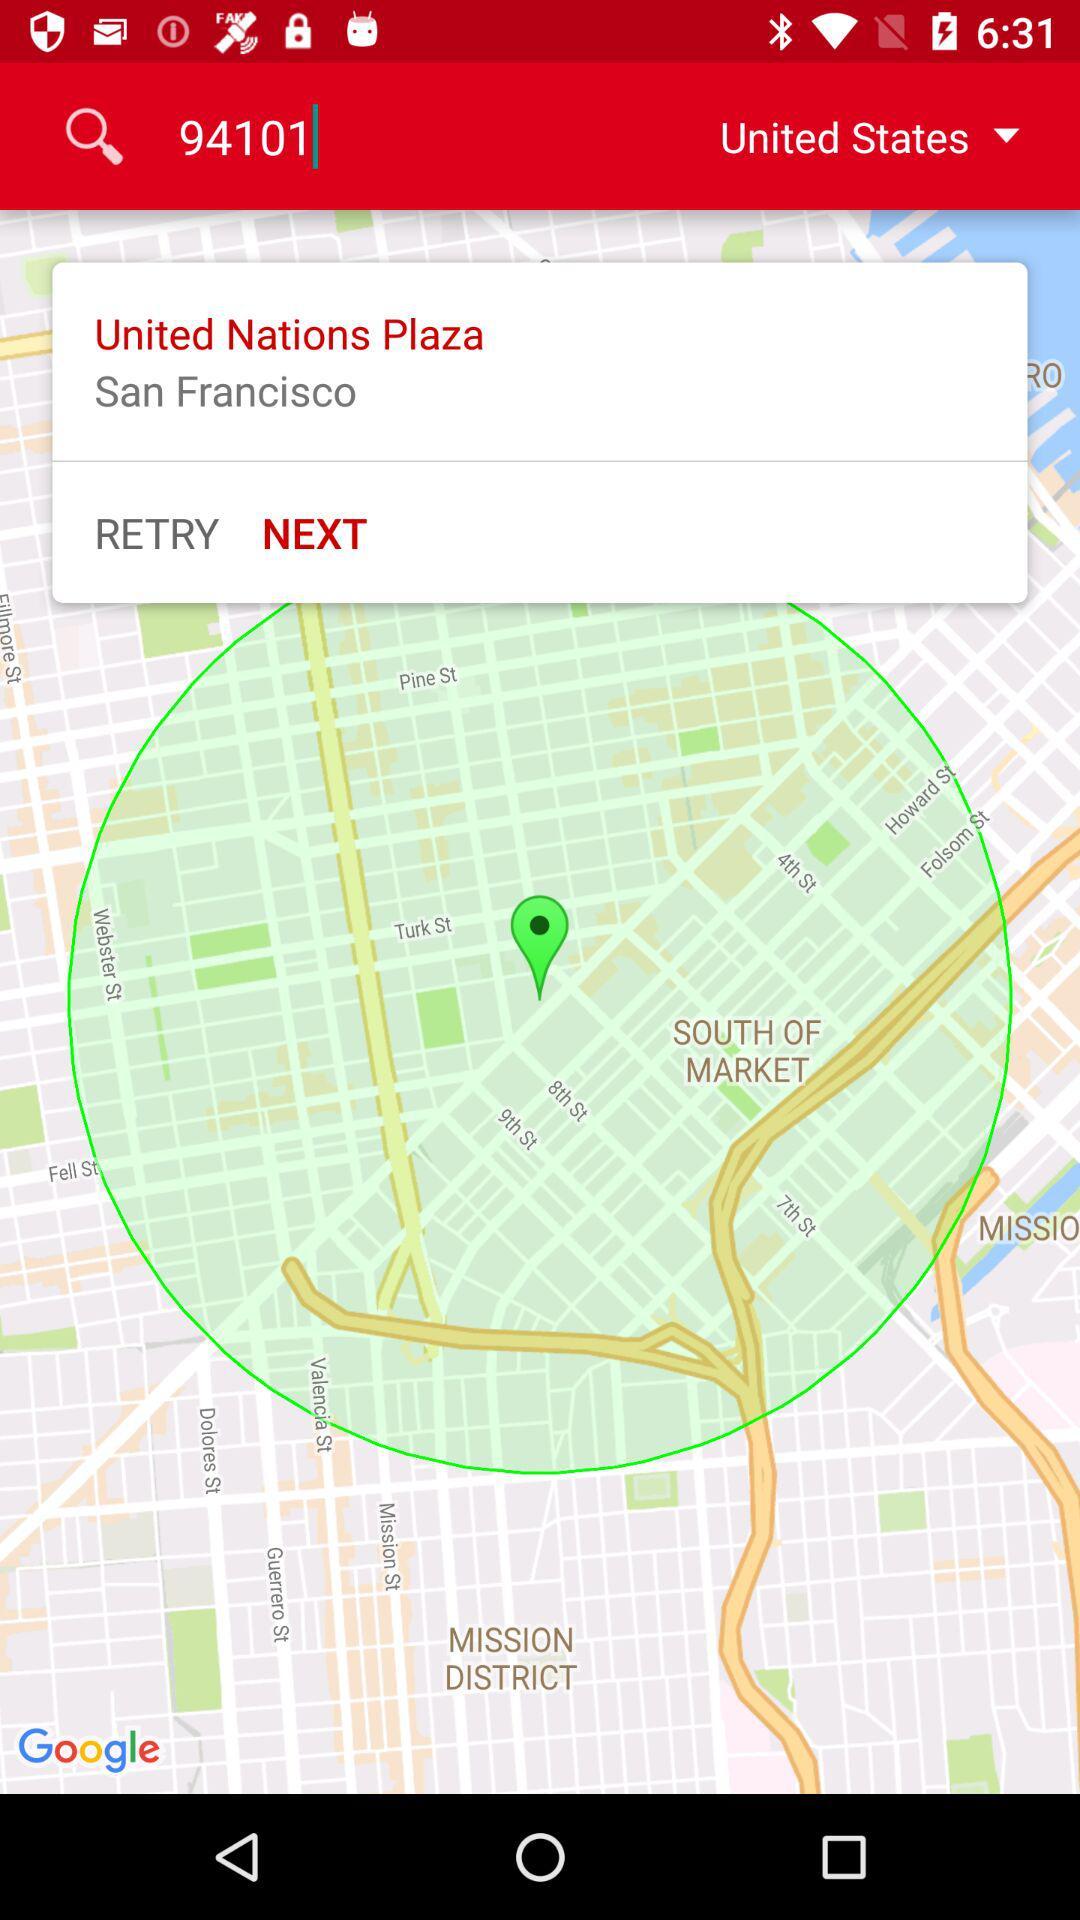 The image size is (1080, 1920). Describe the element at coordinates (853, 135) in the screenshot. I see `the item next to the 94101 icon` at that location.